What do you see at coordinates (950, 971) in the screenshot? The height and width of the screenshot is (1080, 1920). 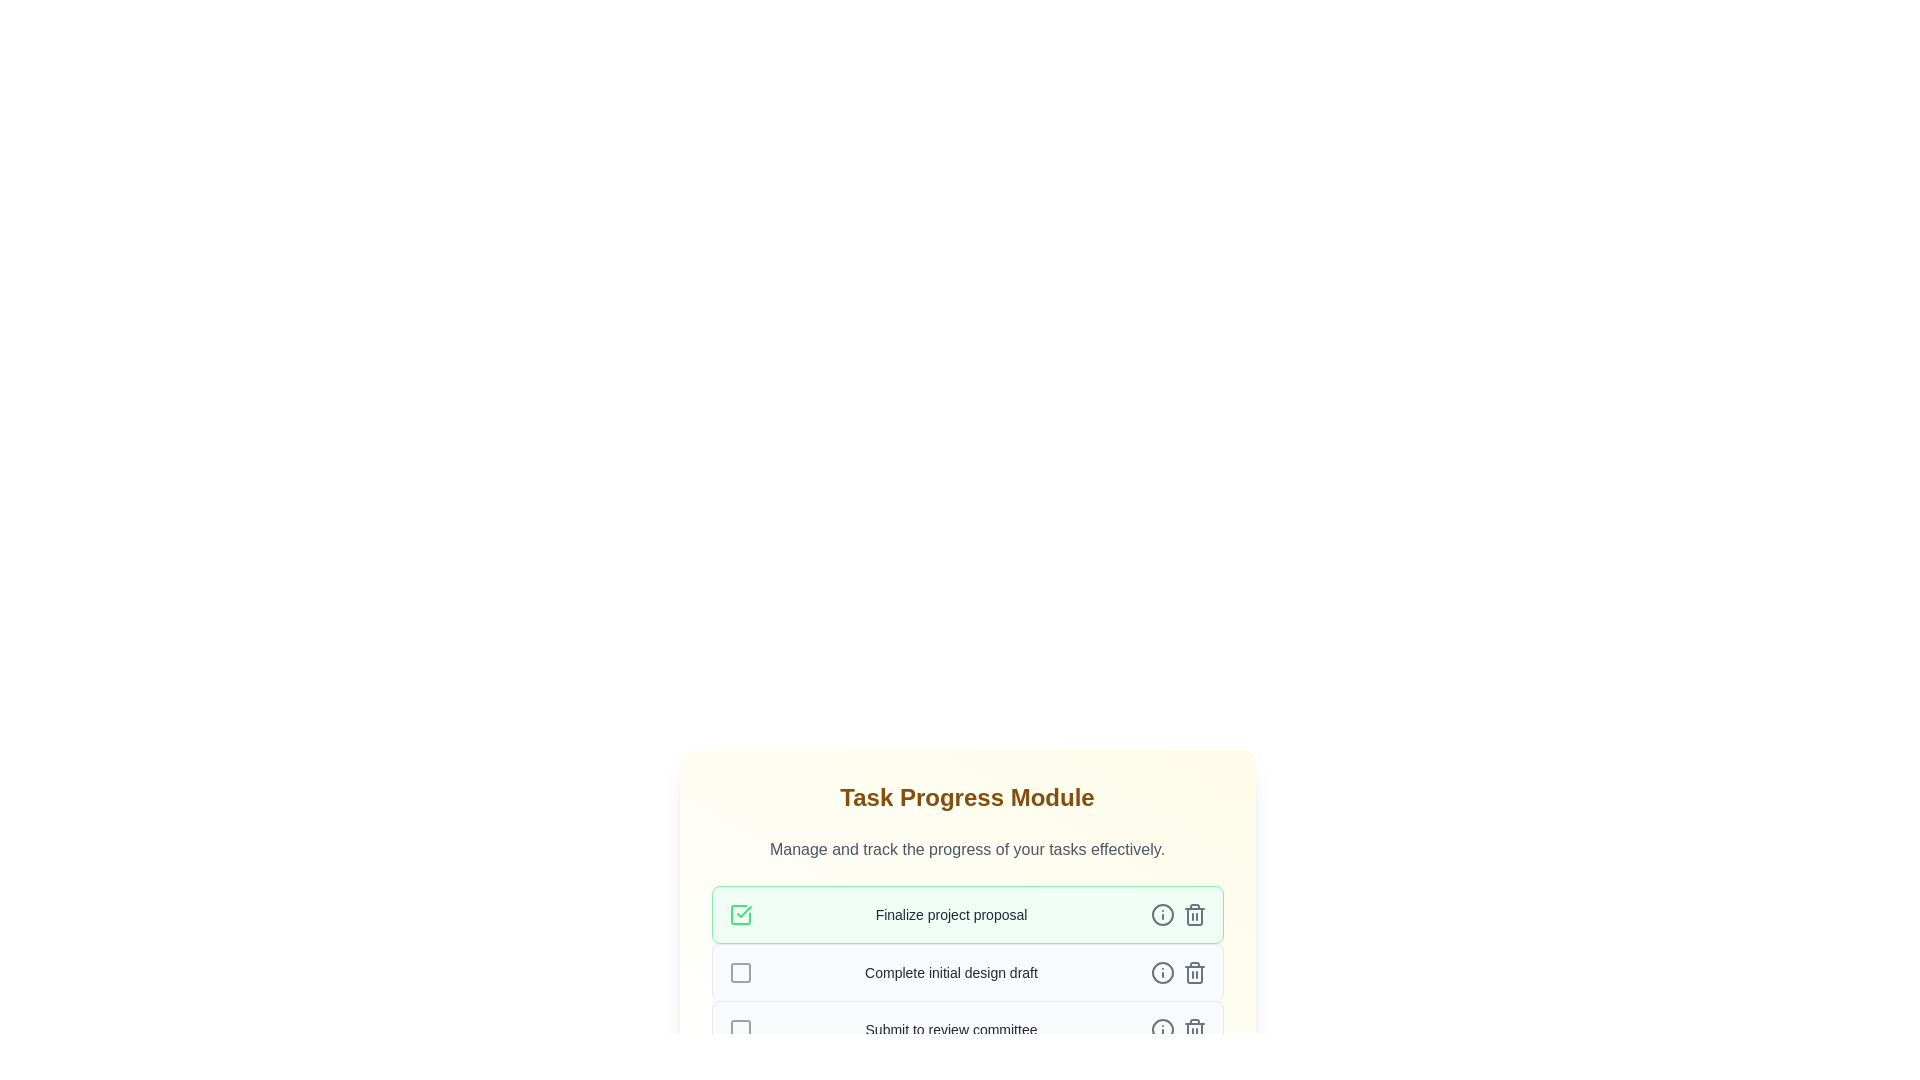 I see `the static text element that serves as a label for a task in the task management system, positioned below 'Finalize project proposal'` at bounding box center [950, 971].